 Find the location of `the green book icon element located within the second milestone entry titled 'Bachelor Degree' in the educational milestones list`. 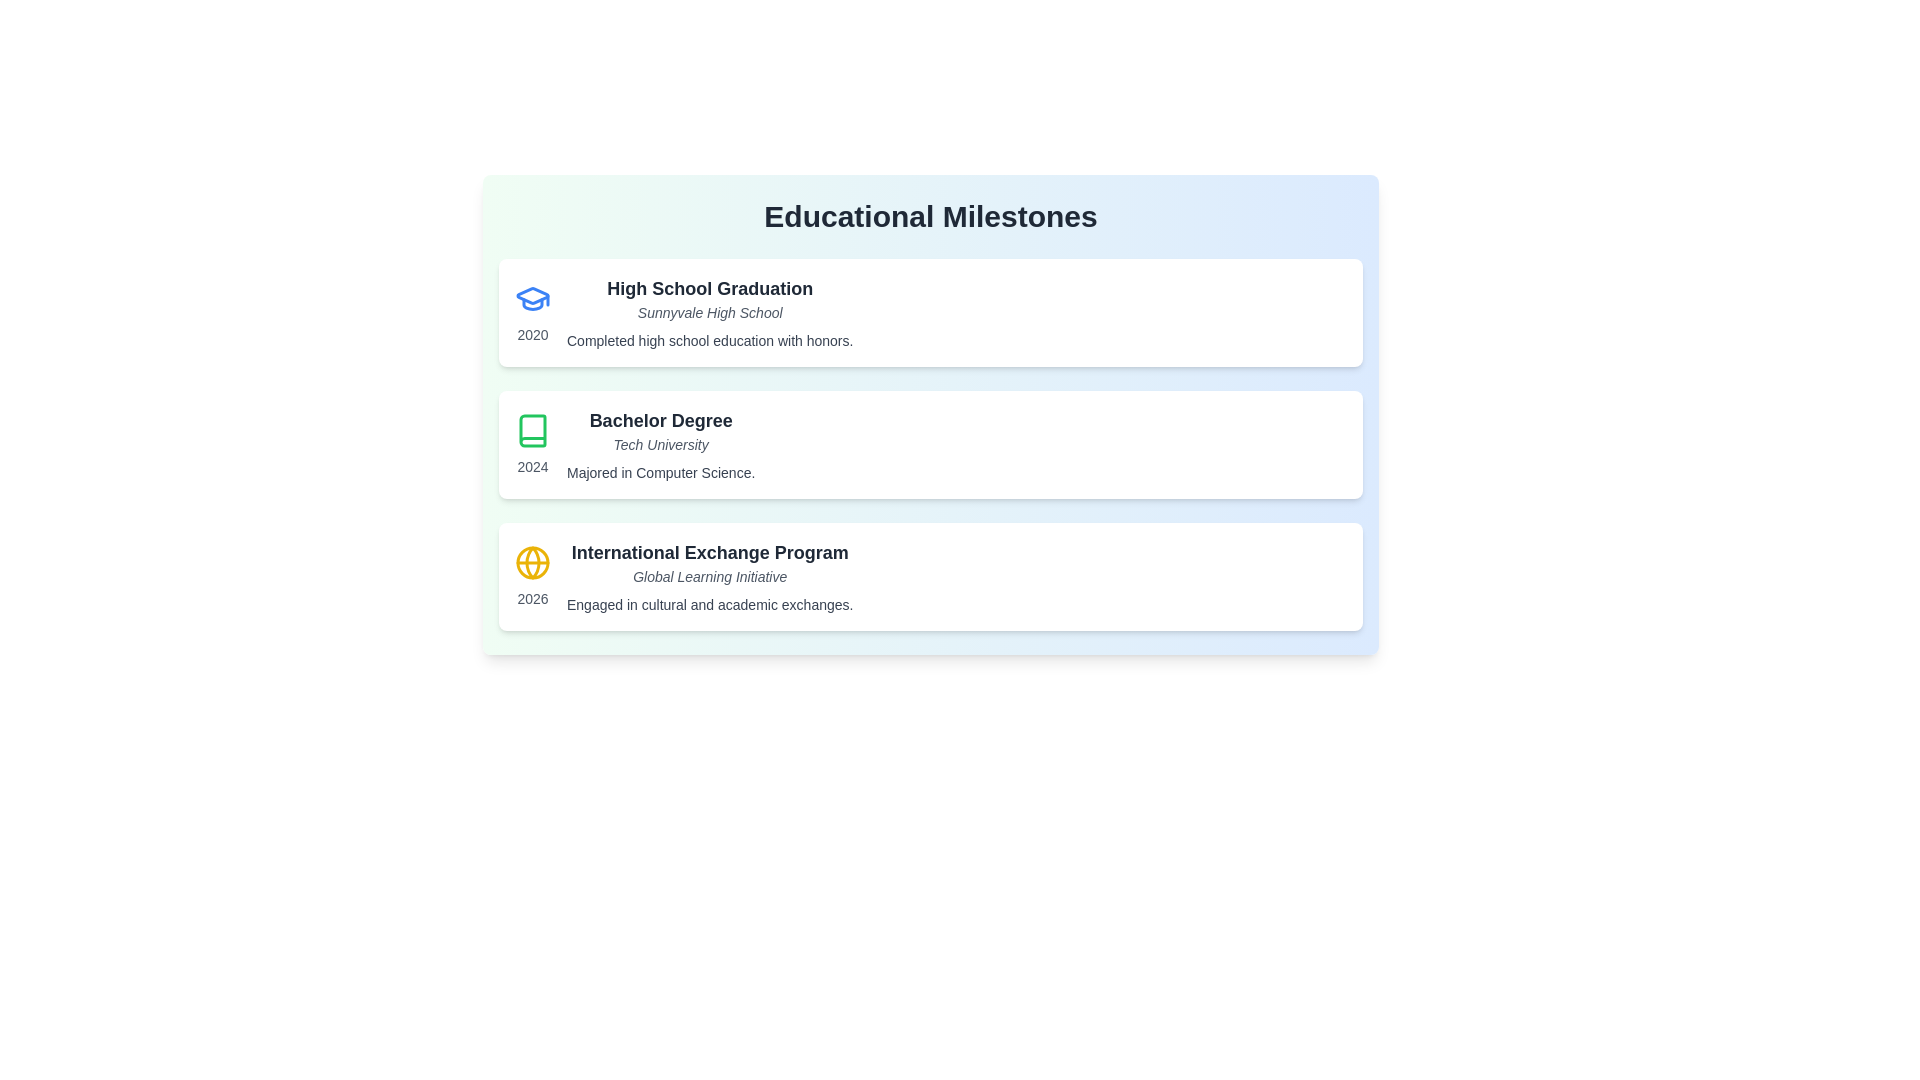

the green book icon element located within the second milestone entry titled 'Bachelor Degree' in the educational milestones list is located at coordinates (532, 430).